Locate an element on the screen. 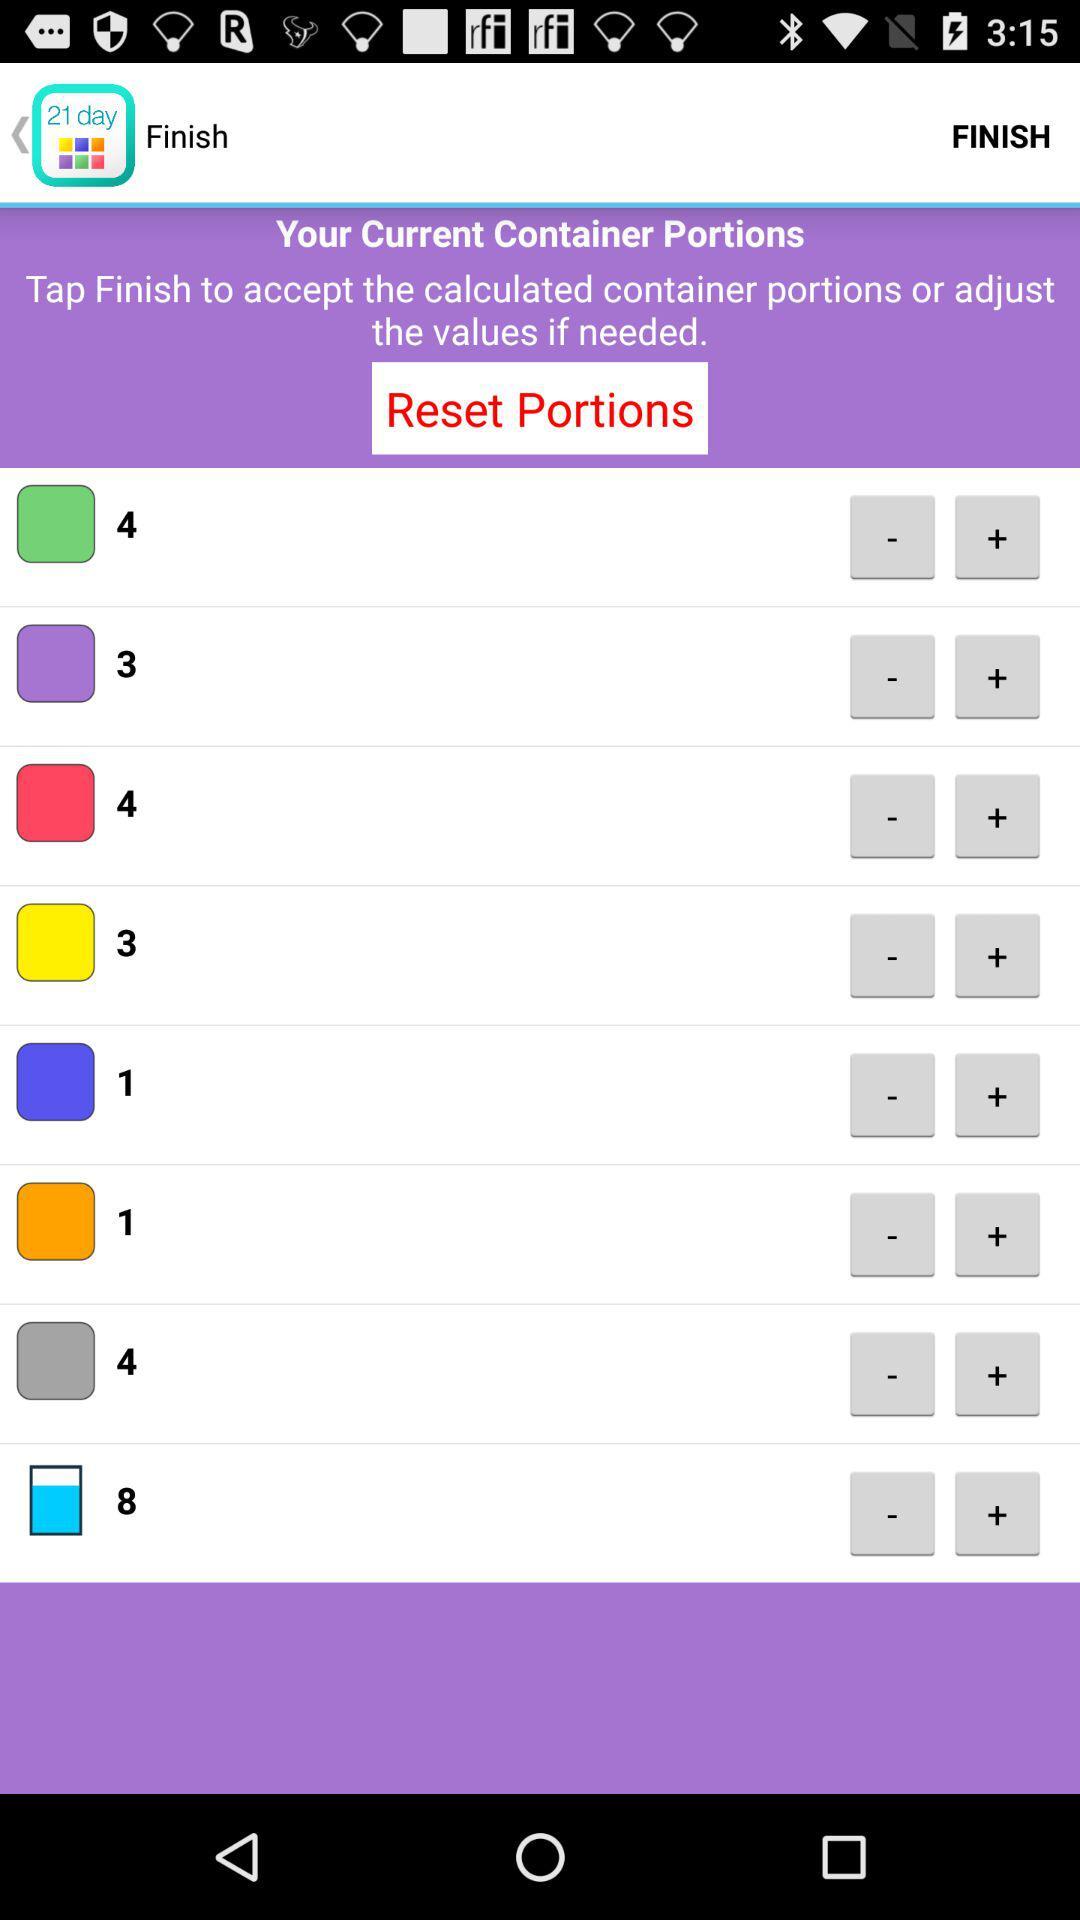 The image size is (1080, 1920). item to the left of + is located at coordinates (891, 1513).